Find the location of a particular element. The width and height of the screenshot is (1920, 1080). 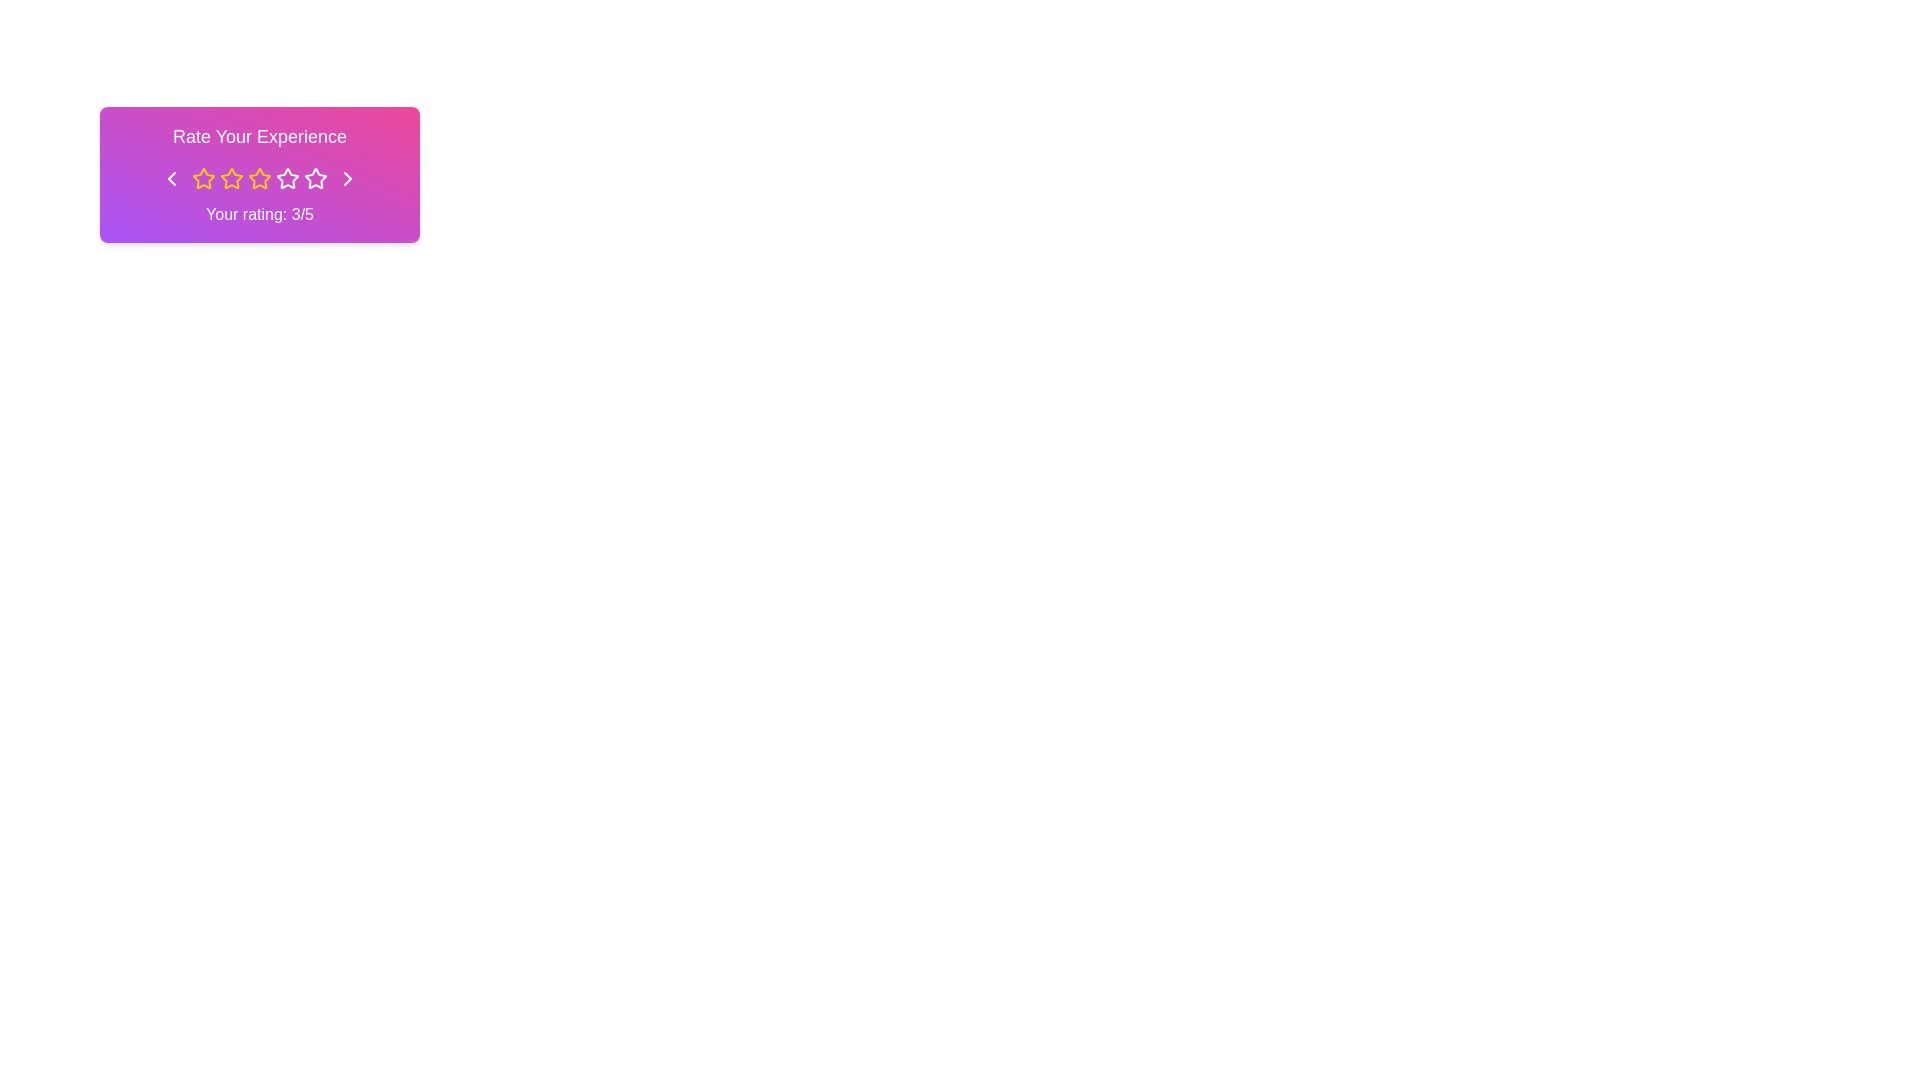

the fourth yellow star icon in the rating widget is located at coordinates (258, 177).